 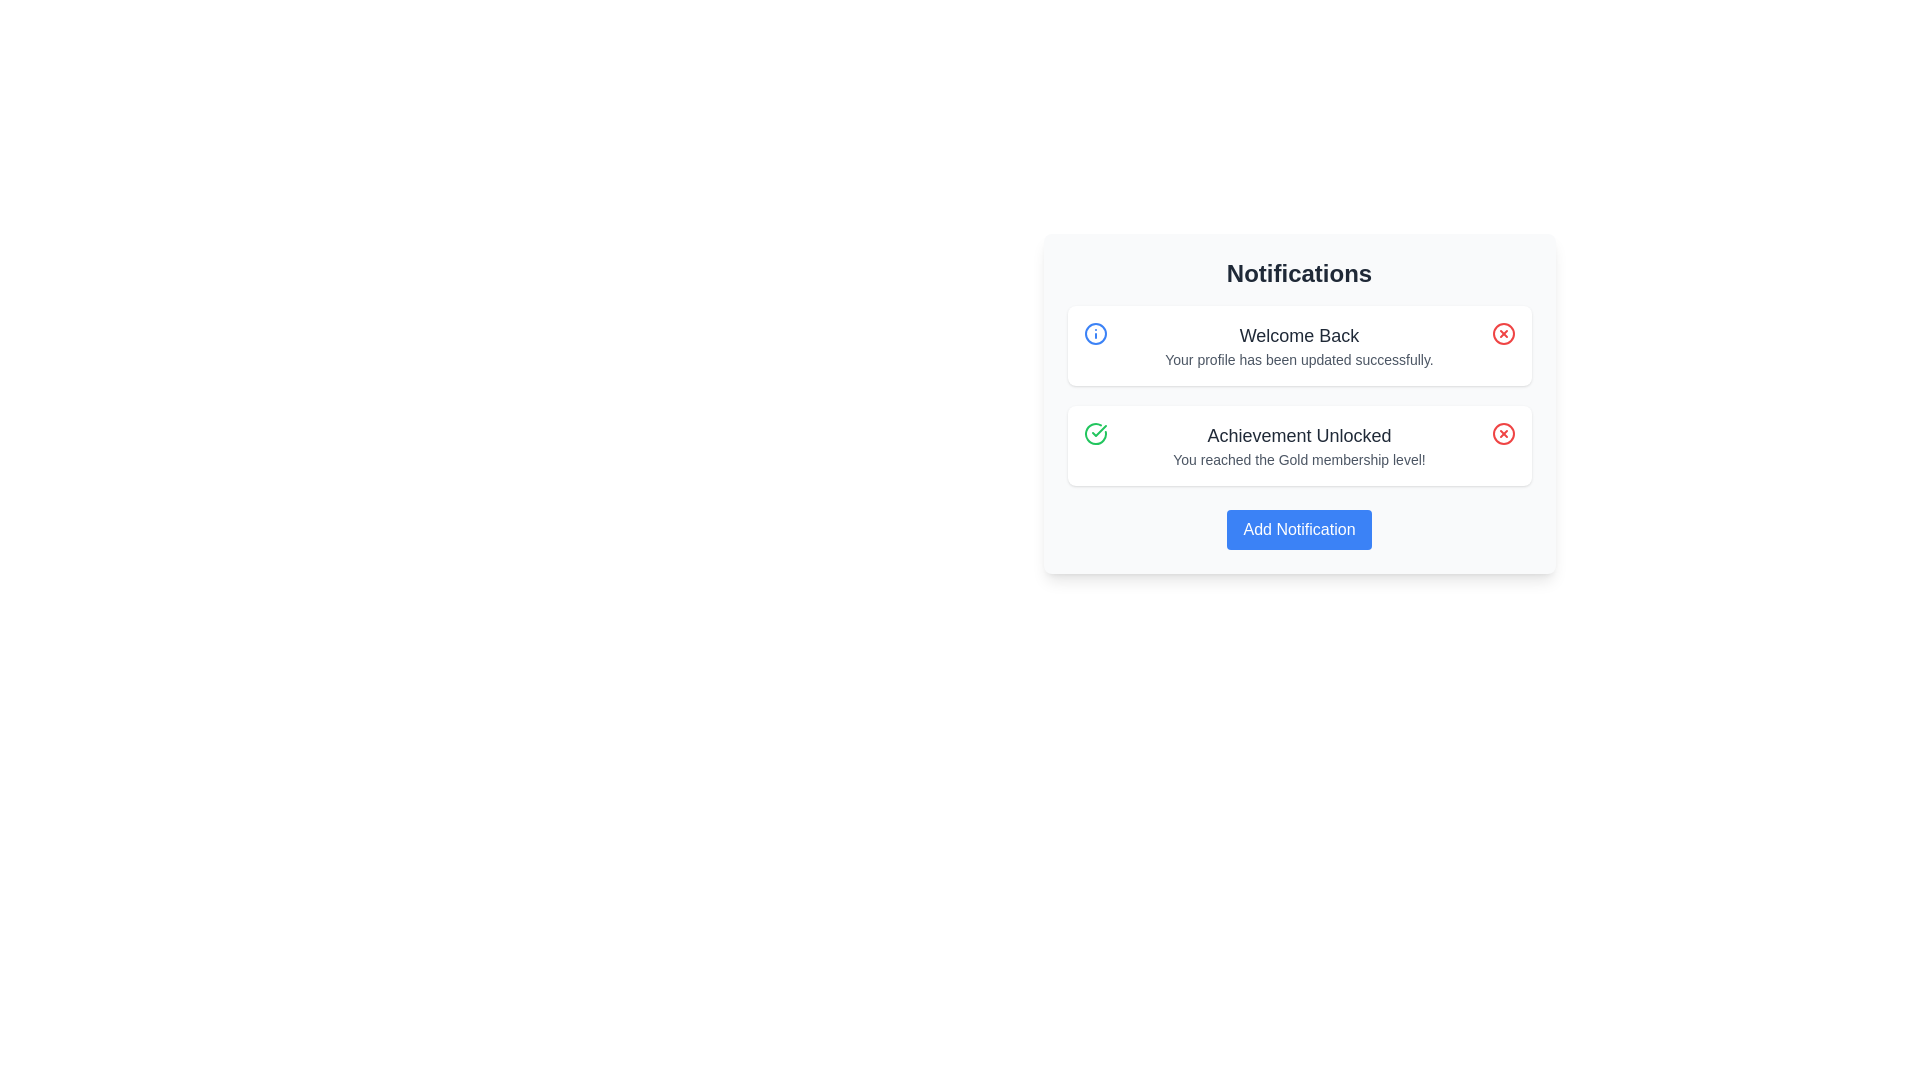 What do you see at coordinates (1503, 333) in the screenshot?
I see `the red circular button with an 'X' symbol, located on the right side of the notification section aligned with the title 'Welcome Back'` at bounding box center [1503, 333].